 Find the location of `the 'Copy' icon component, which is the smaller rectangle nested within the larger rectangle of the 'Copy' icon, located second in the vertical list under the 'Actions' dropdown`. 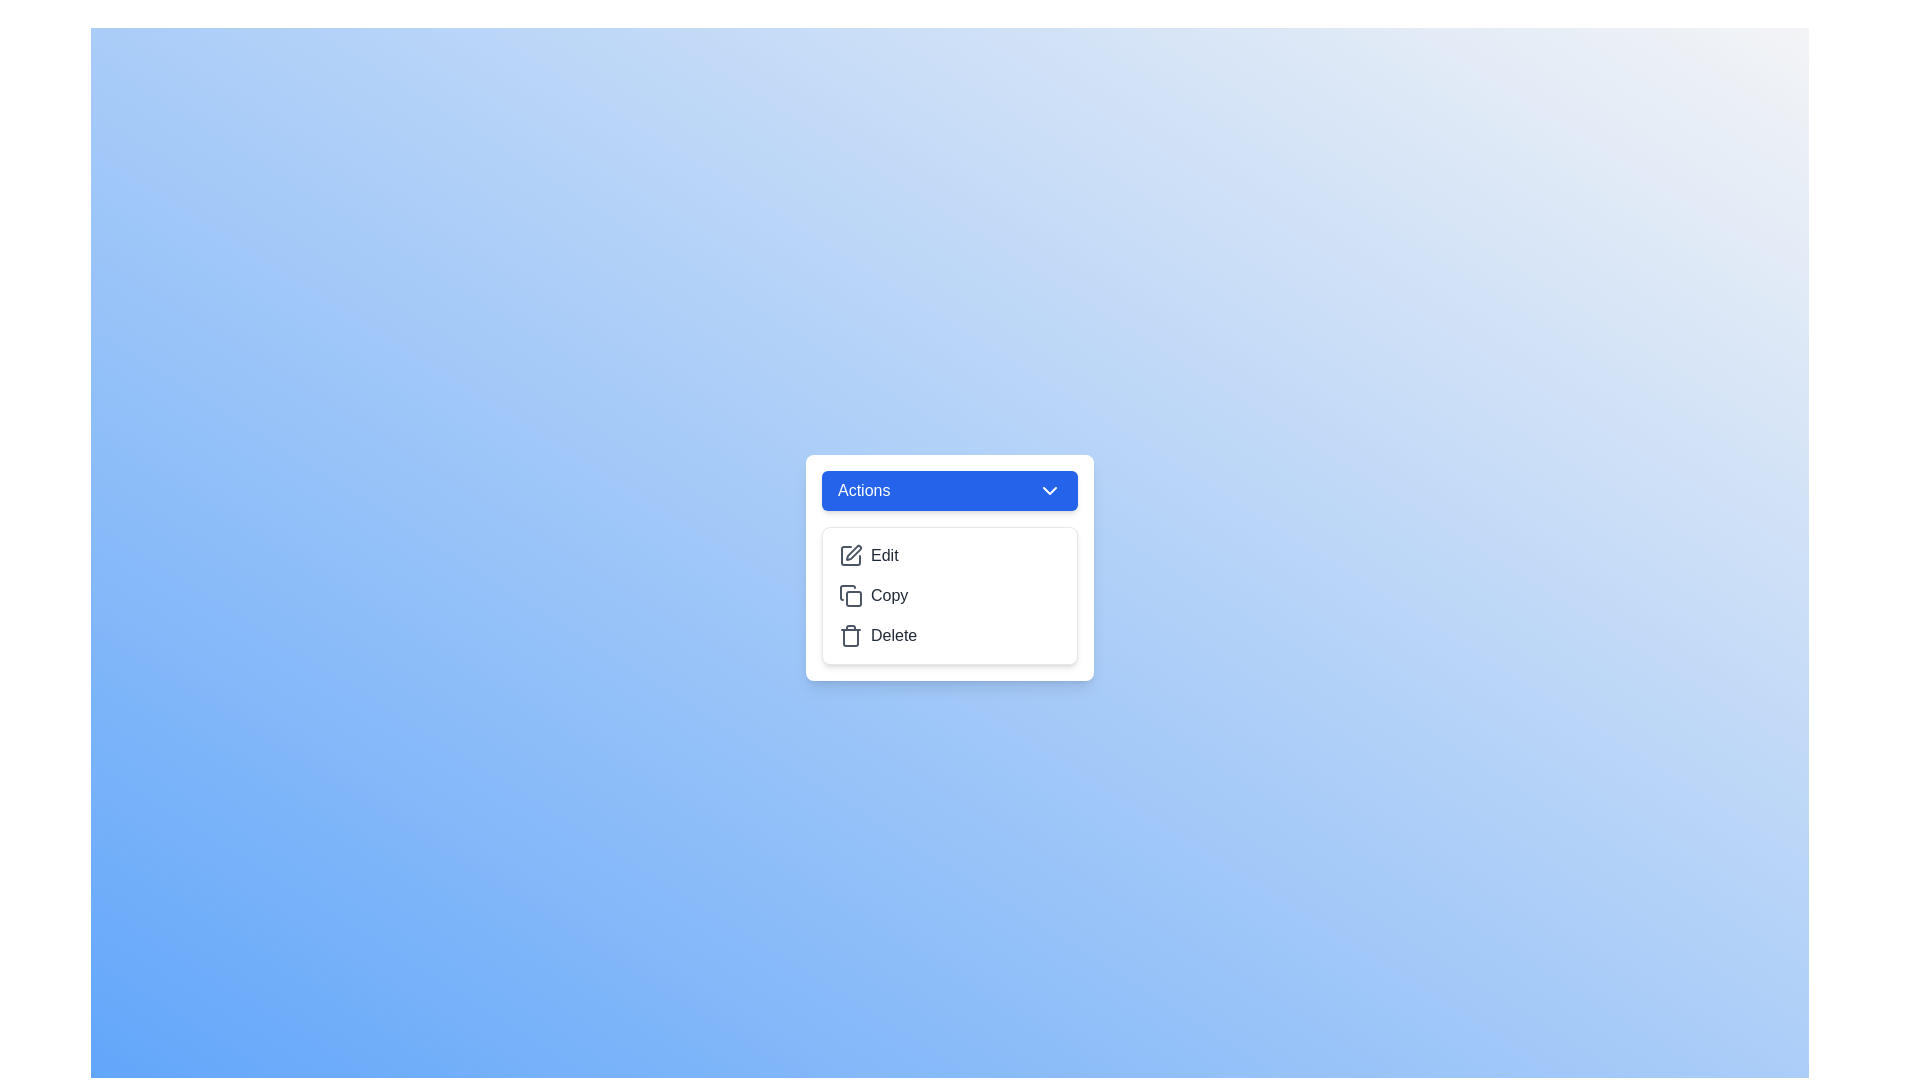

the 'Copy' icon component, which is the smaller rectangle nested within the larger rectangle of the 'Copy' icon, located second in the vertical list under the 'Actions' dropdown is located at coordinates (854, 597).